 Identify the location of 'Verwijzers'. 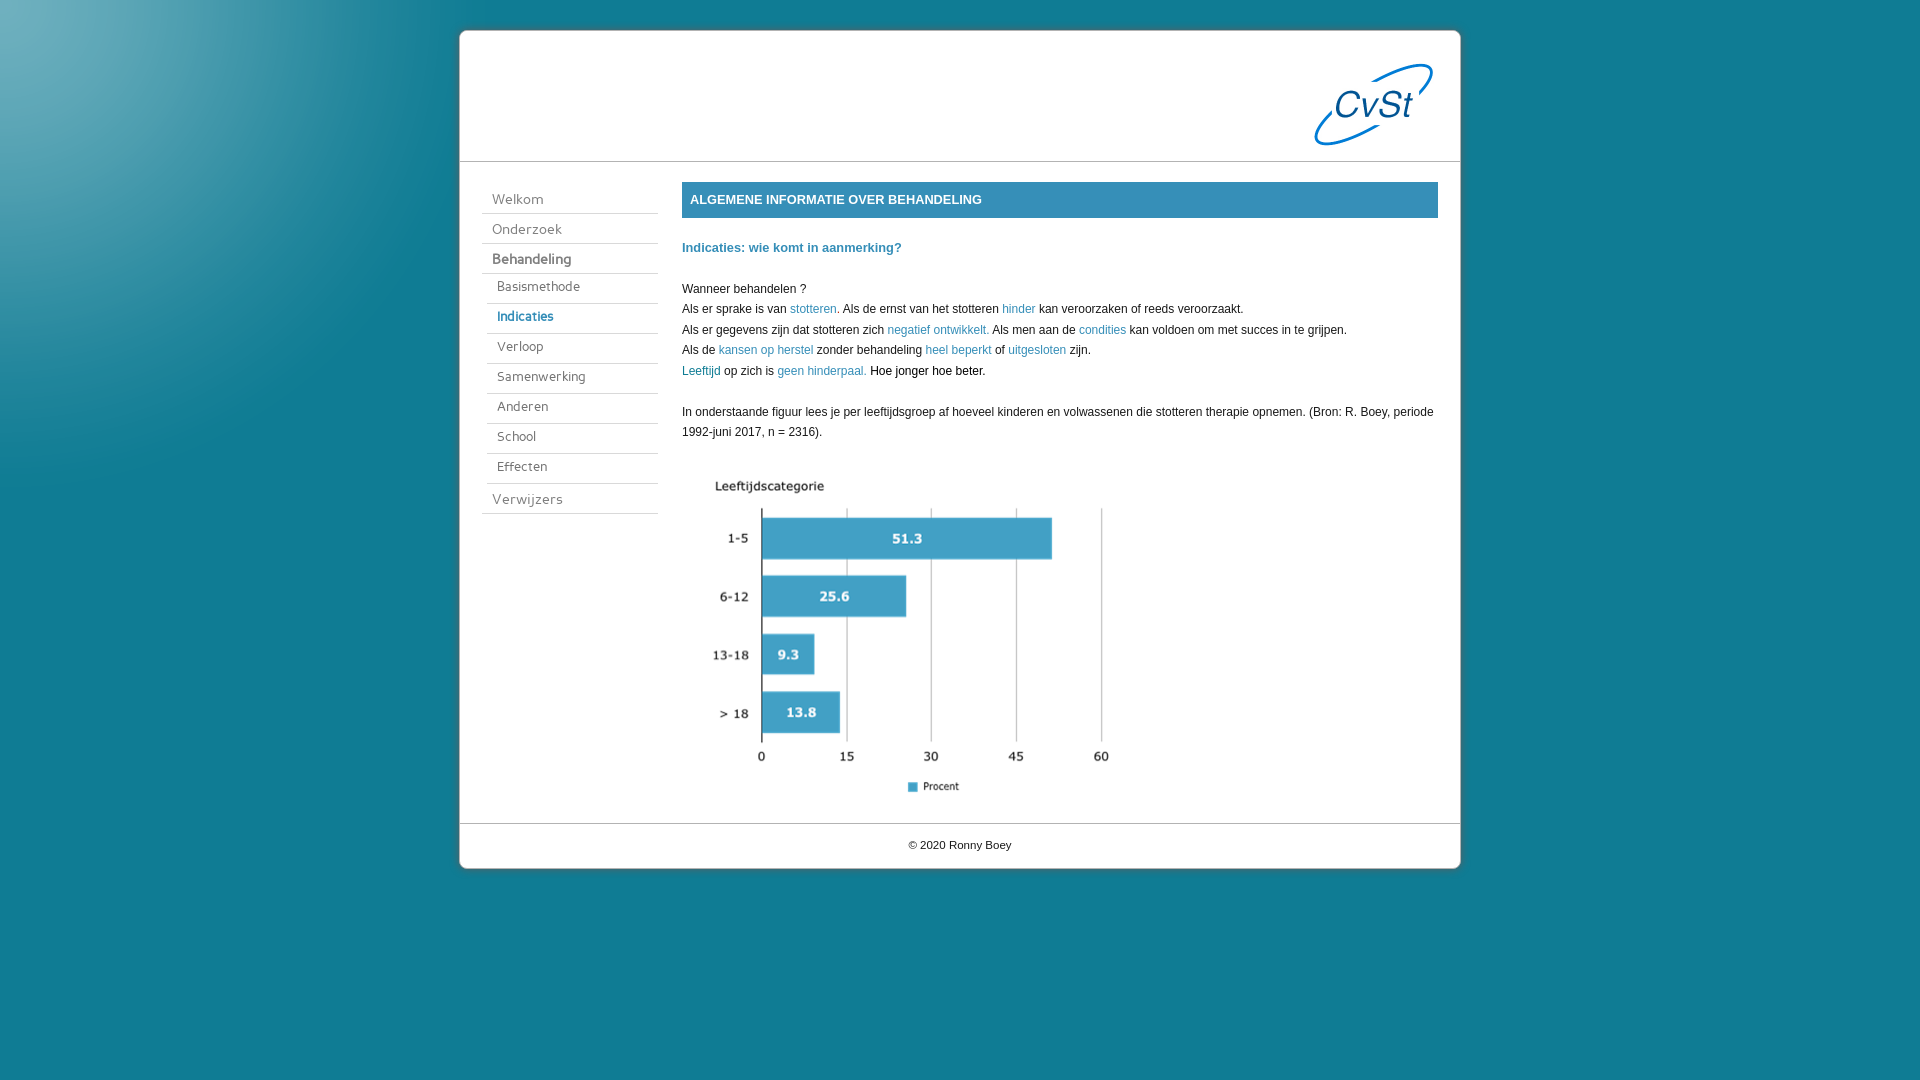
(481, 497).